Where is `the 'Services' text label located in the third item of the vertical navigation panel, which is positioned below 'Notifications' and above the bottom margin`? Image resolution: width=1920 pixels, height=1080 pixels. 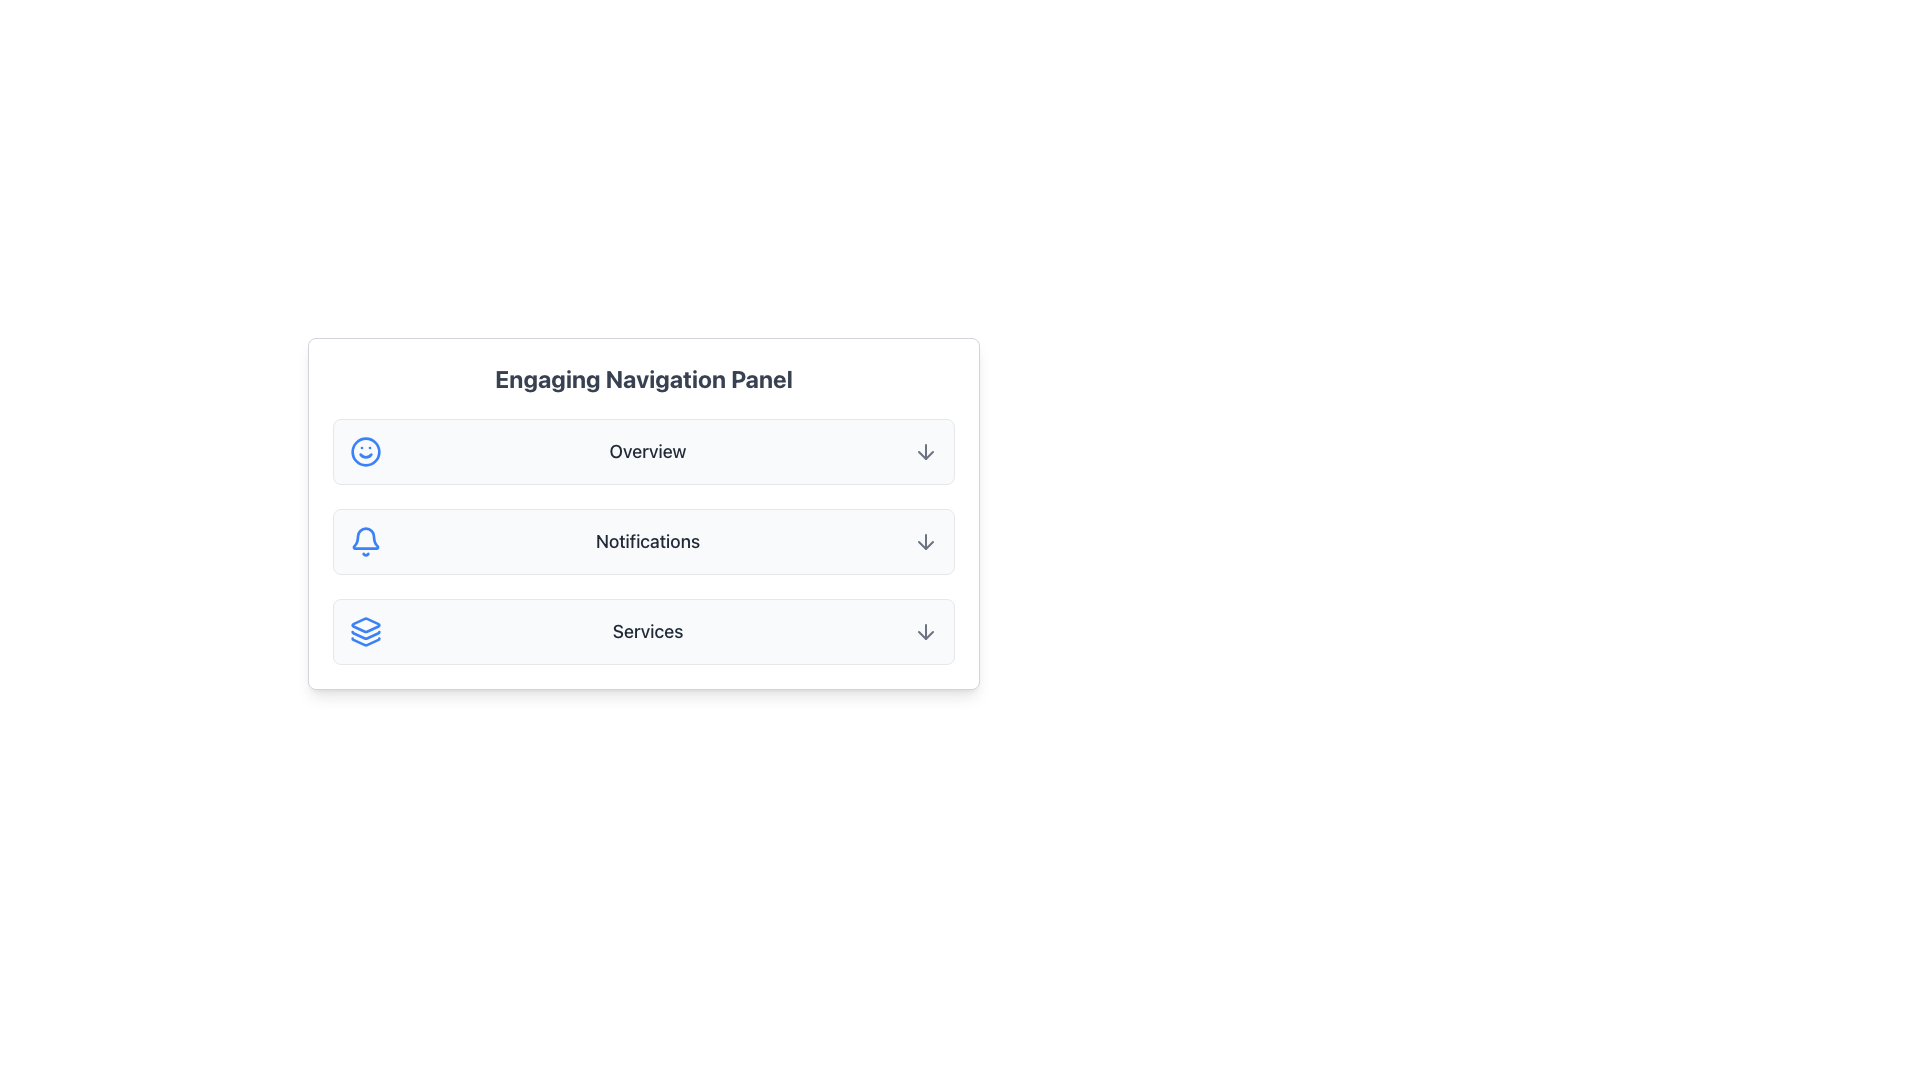 the 'Services' text label located in the third item of the vertical navigation panel, which is positioned below 'Notifications' and above the bottom margin is located at coordinates (648, 632).